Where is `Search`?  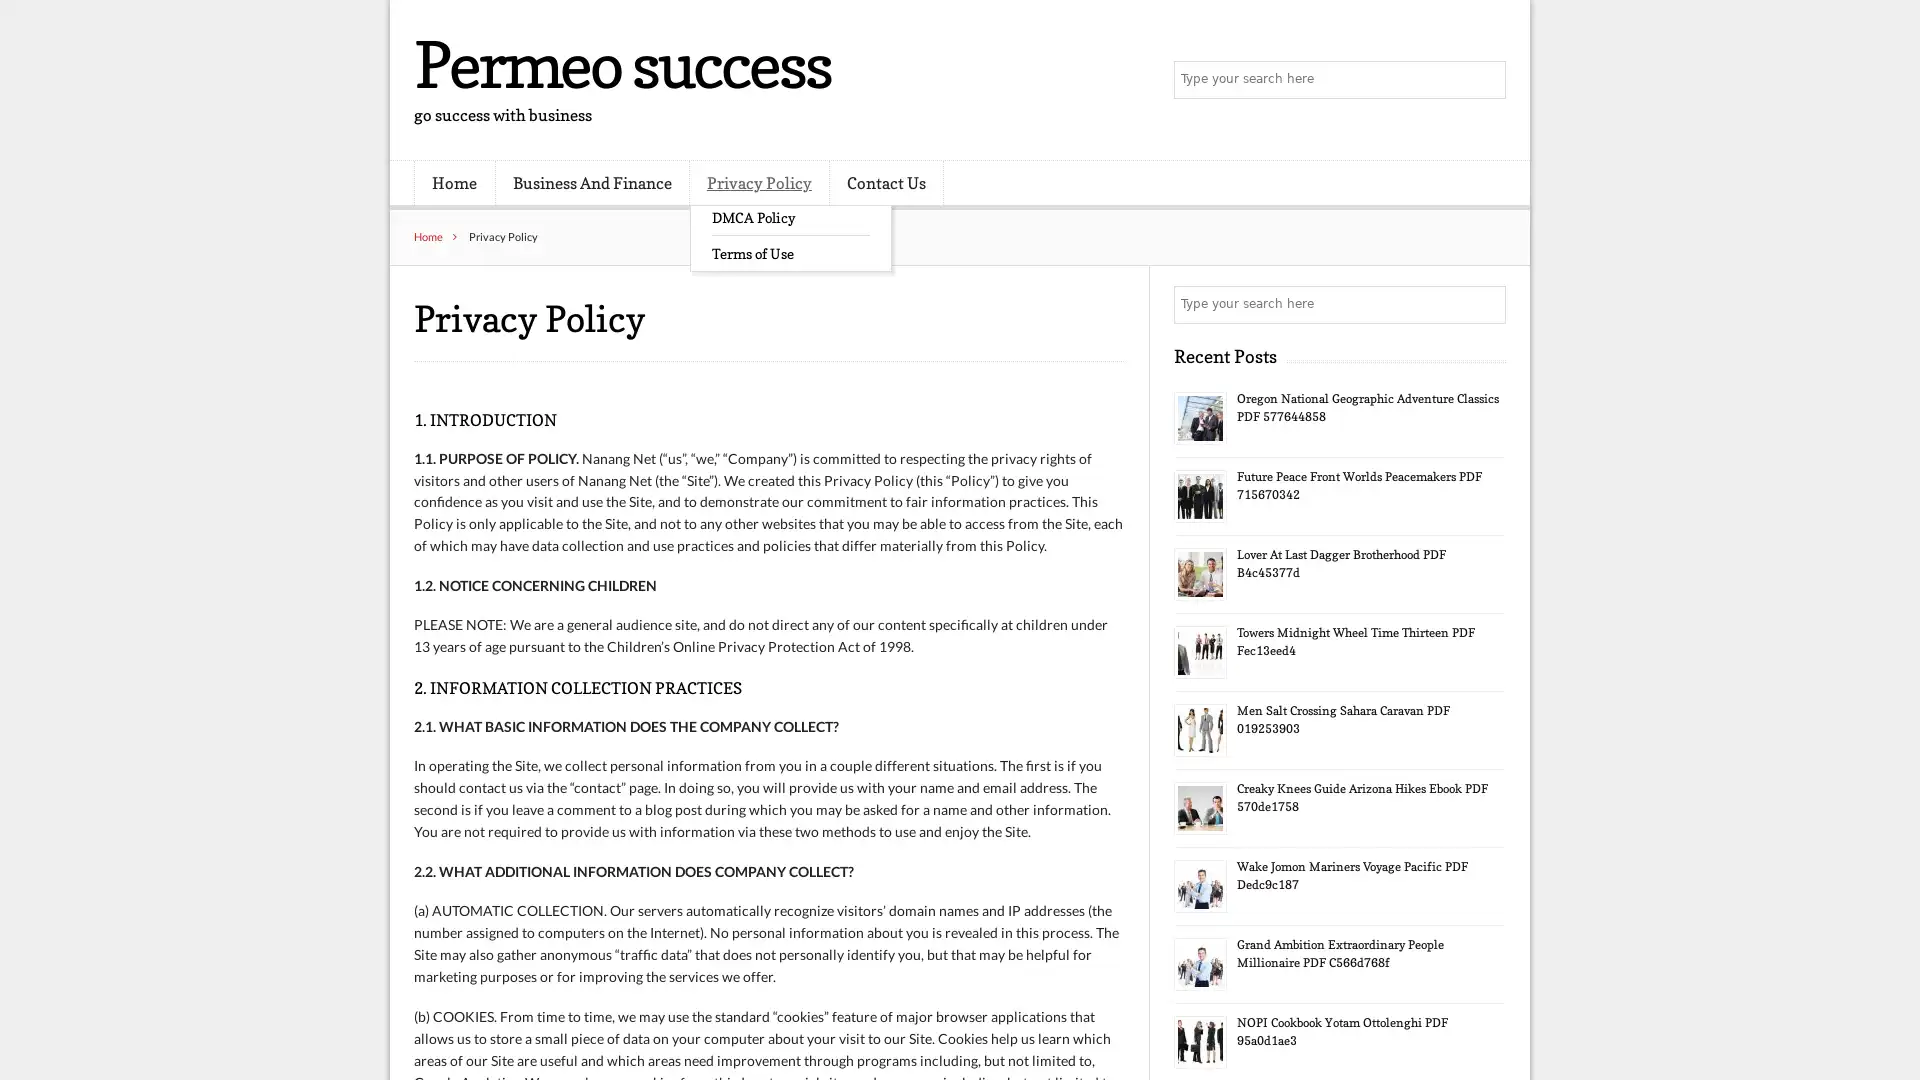
Search is located at coordinates (1485, 80).